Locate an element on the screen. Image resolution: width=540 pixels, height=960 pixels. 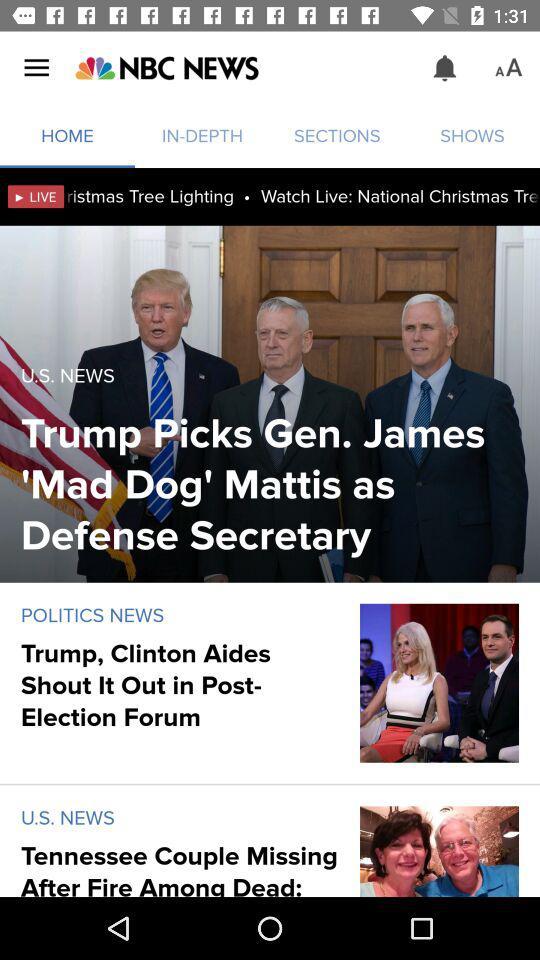
the icon above the home icon is located at coordinates (165, 68).